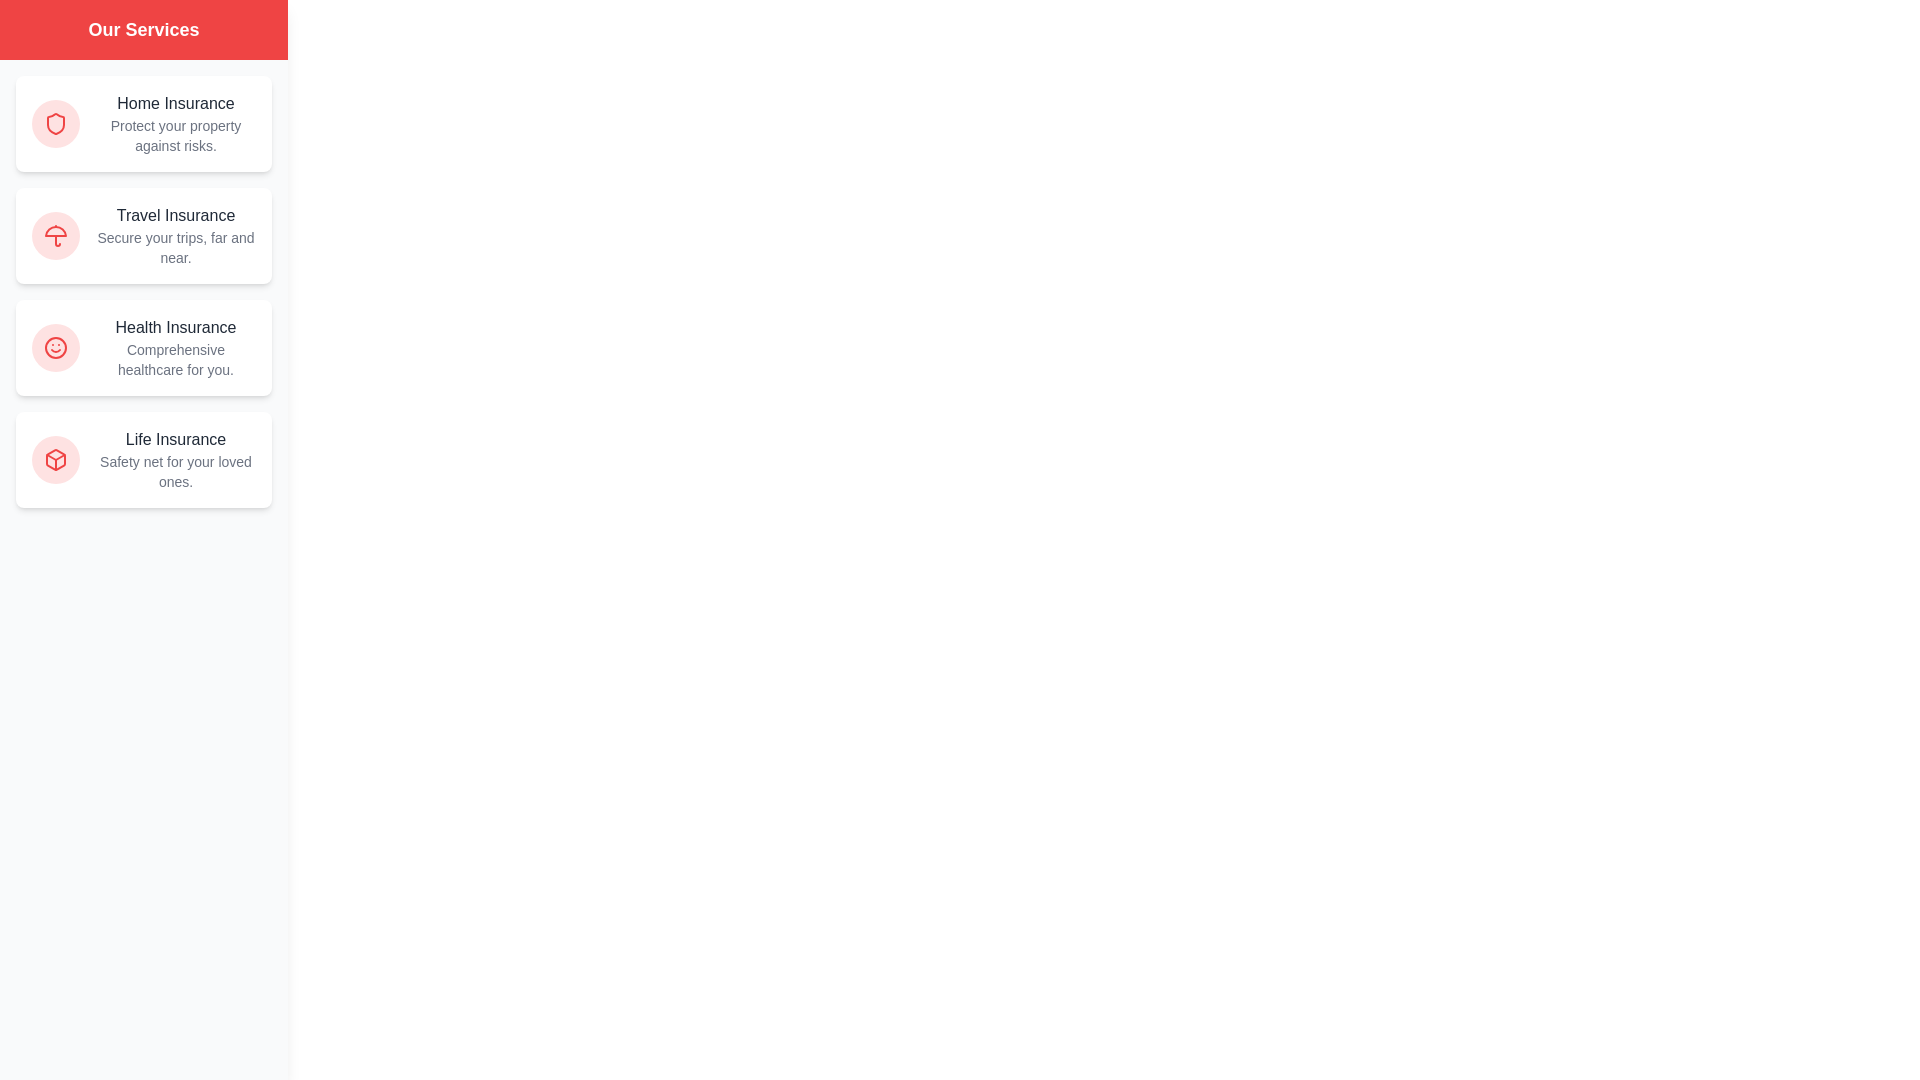 This screenshot has height=1080, width=1920. I want to click on the Life Insurance service card to interact with it, so click(143, 459).